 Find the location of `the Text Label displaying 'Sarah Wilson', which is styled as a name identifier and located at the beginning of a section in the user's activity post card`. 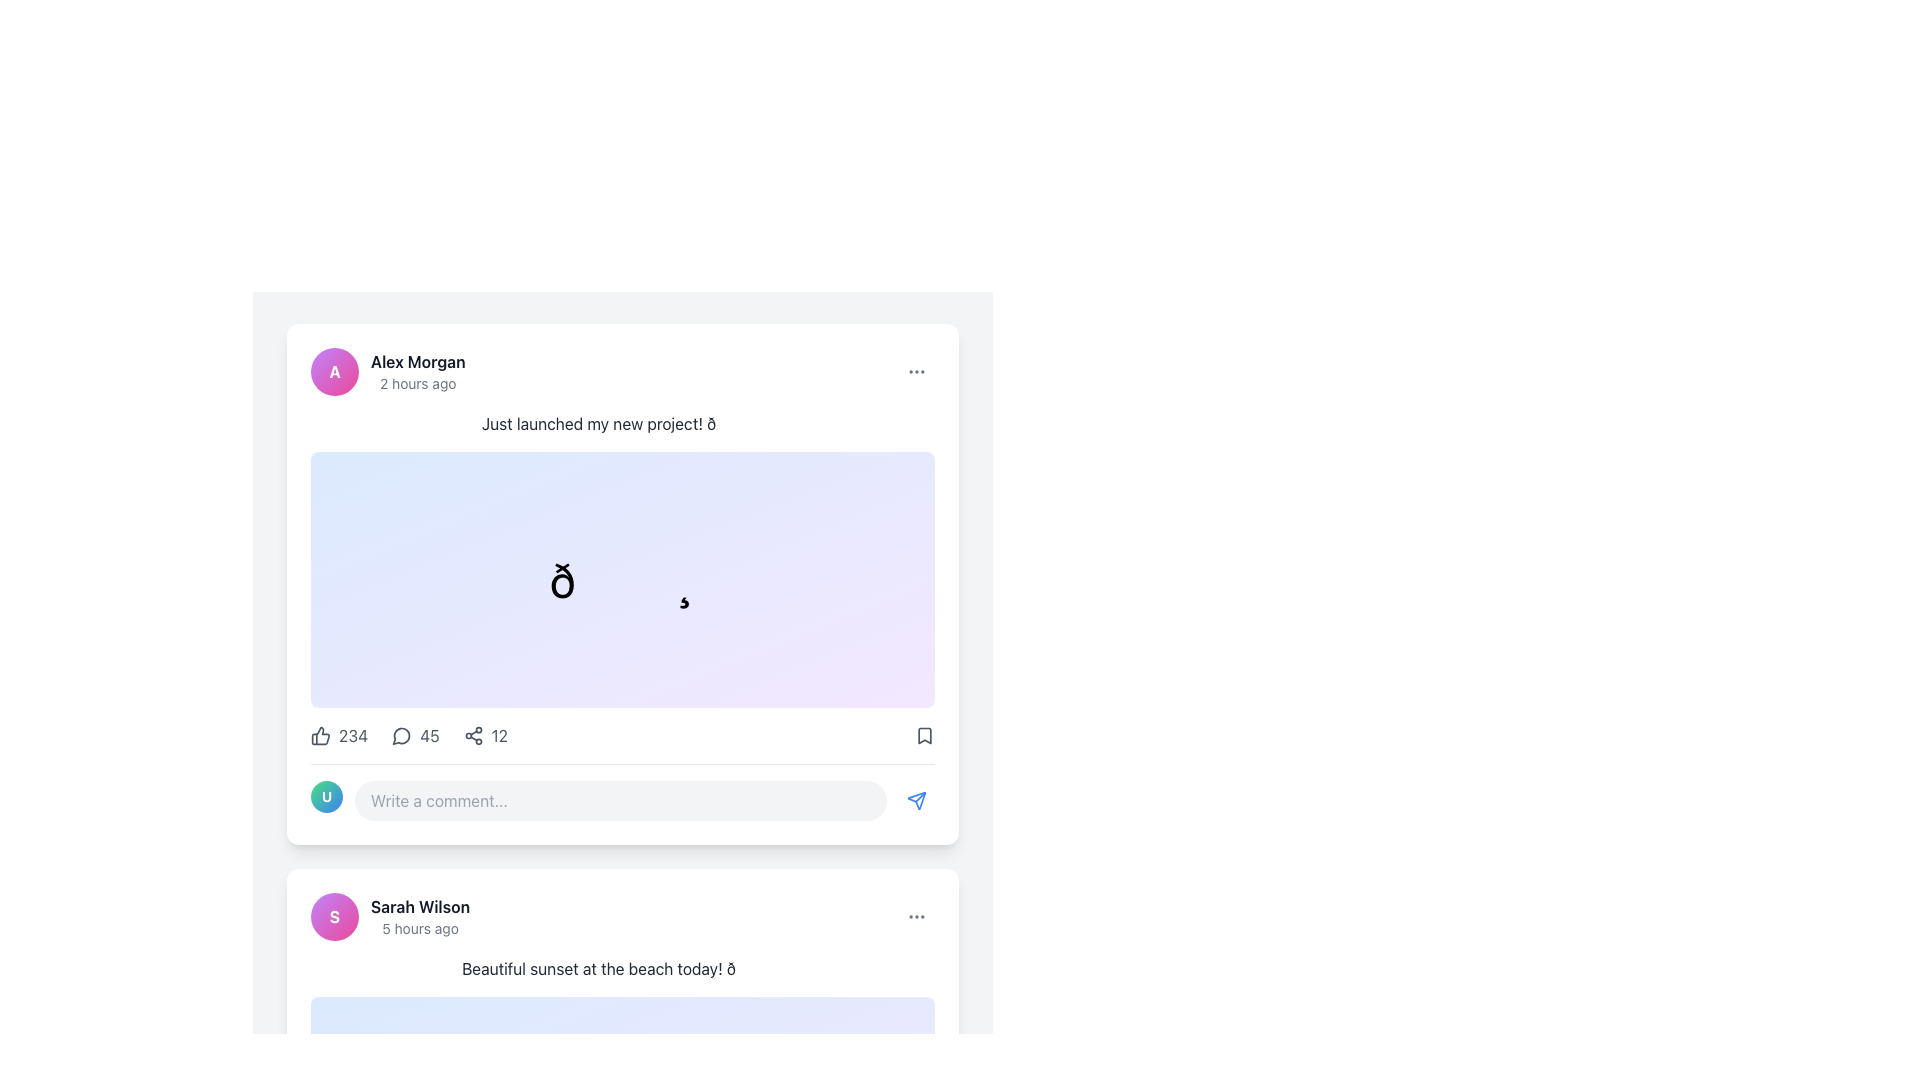

the Text Label displaying 'Sarah Wilson', which is styled as a name identifier and located at the beginning of a section in the user's activity post card is located at coordinates (419, 906).